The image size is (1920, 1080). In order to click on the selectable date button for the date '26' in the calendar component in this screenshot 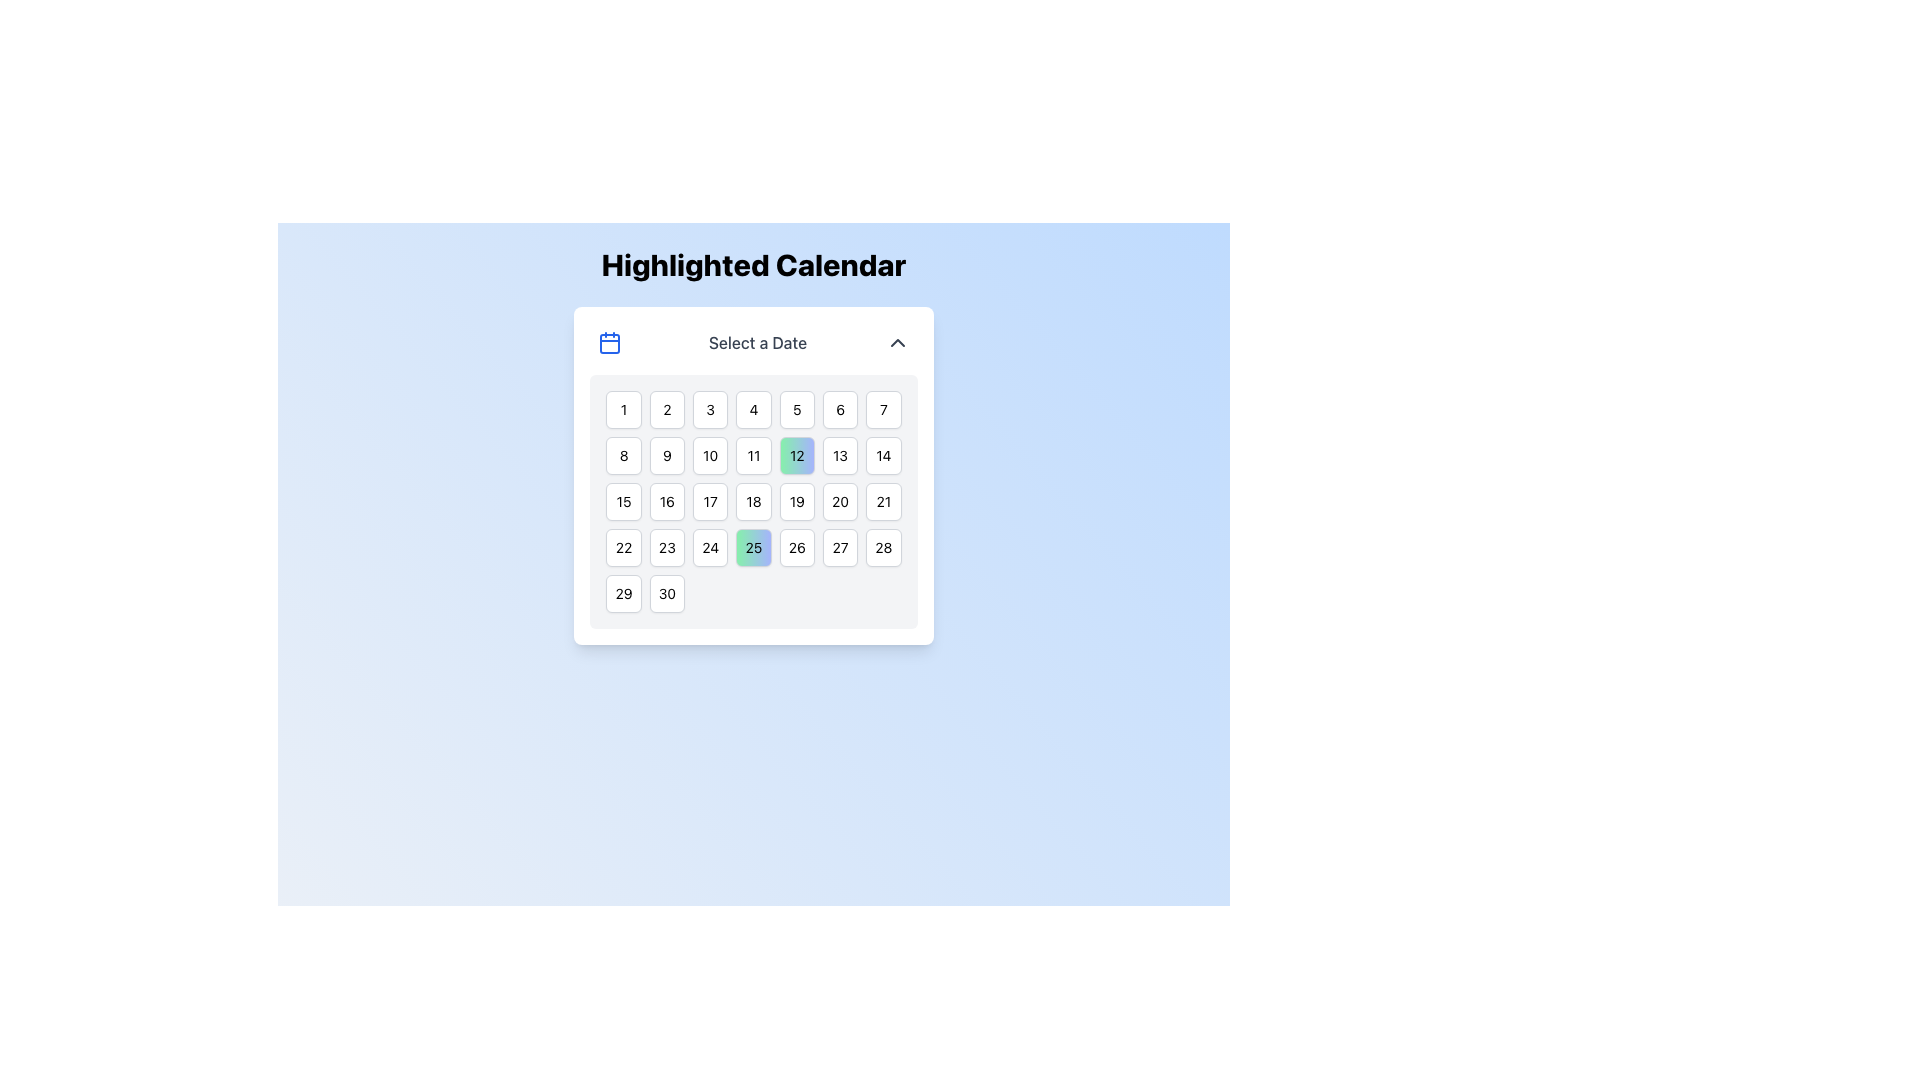, I will do `click(796, 547)`.